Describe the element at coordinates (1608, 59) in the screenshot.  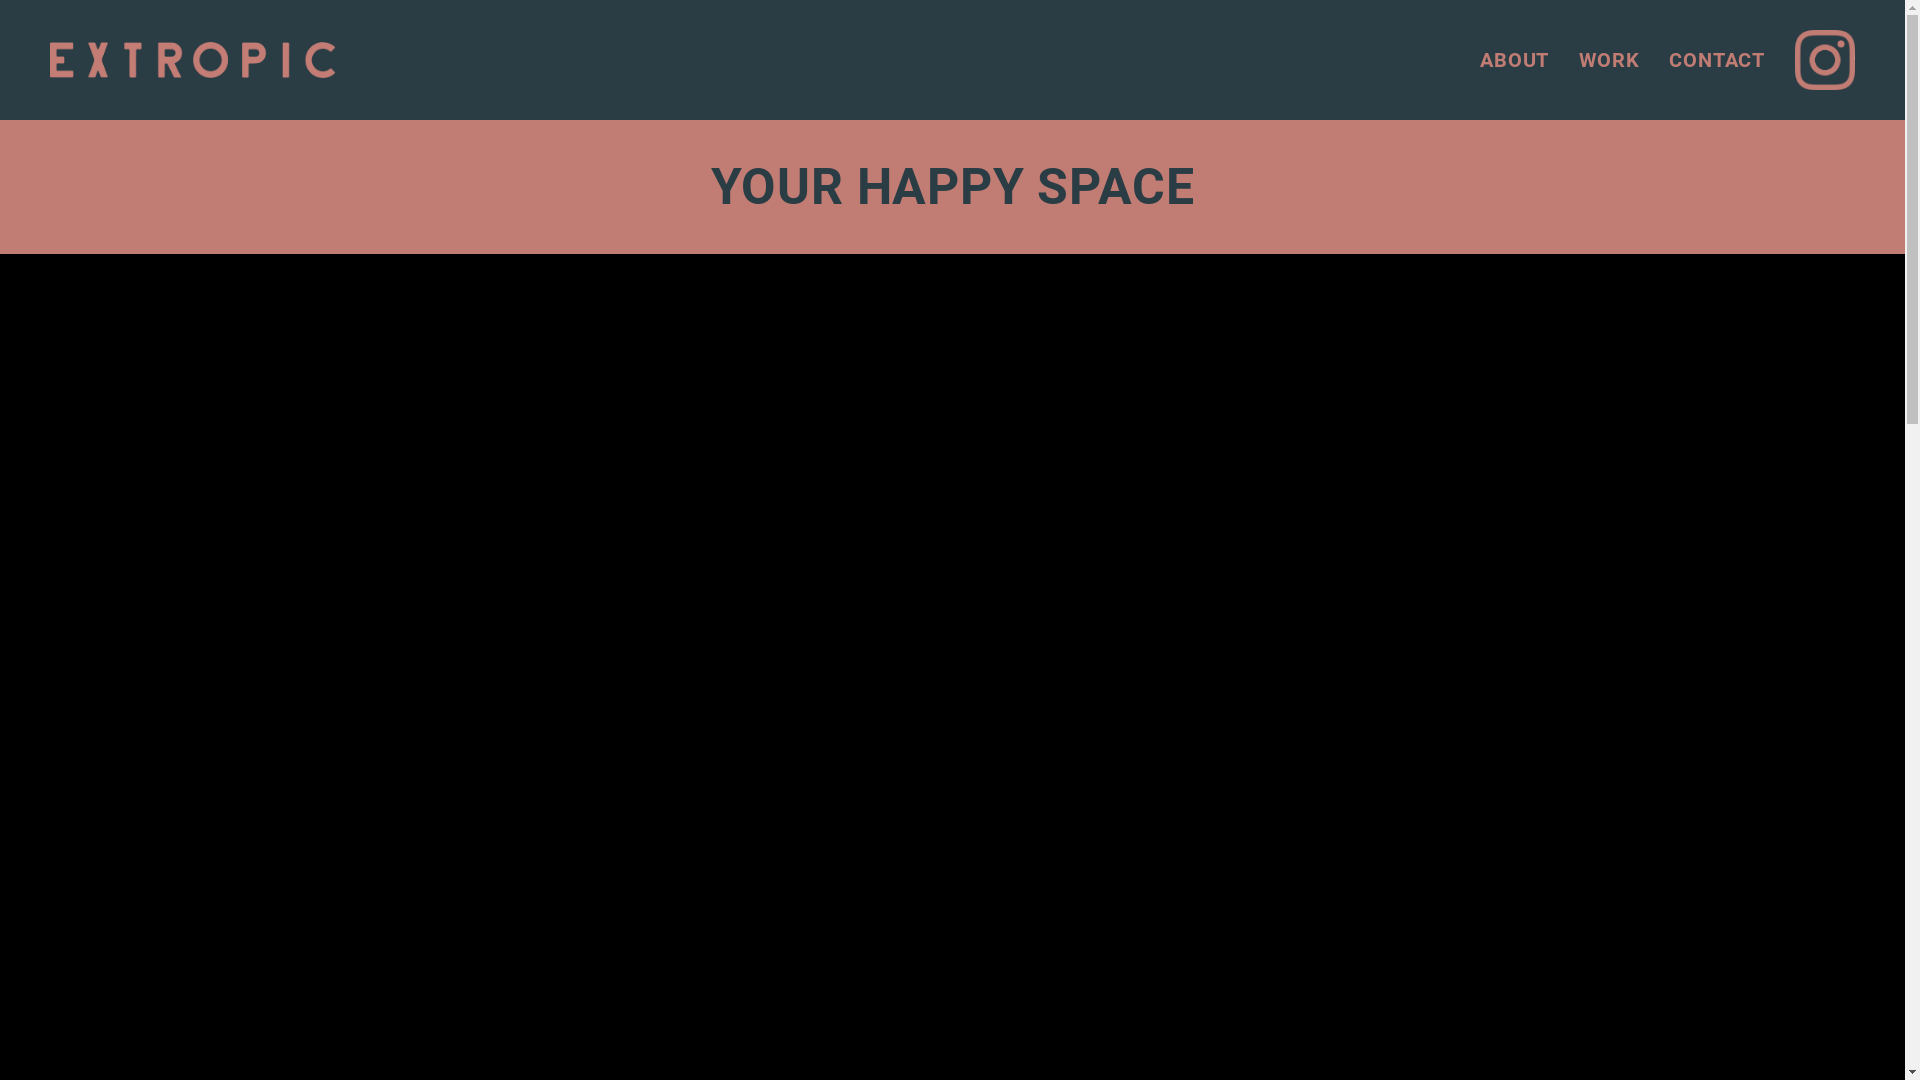
I see `'WORK'` at that location.